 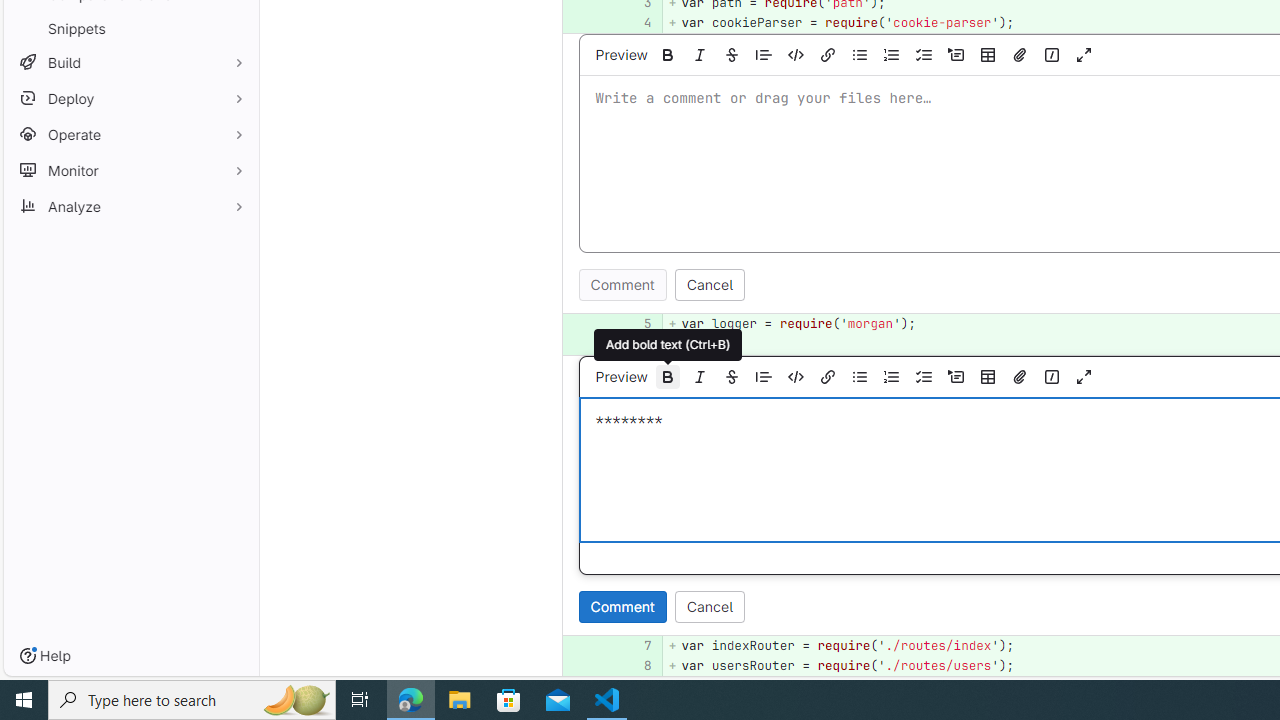 What do you see at coordinates (922, 376) in the screenshot?
I see `'Add a checklist'` at bounding box center [922, 376].